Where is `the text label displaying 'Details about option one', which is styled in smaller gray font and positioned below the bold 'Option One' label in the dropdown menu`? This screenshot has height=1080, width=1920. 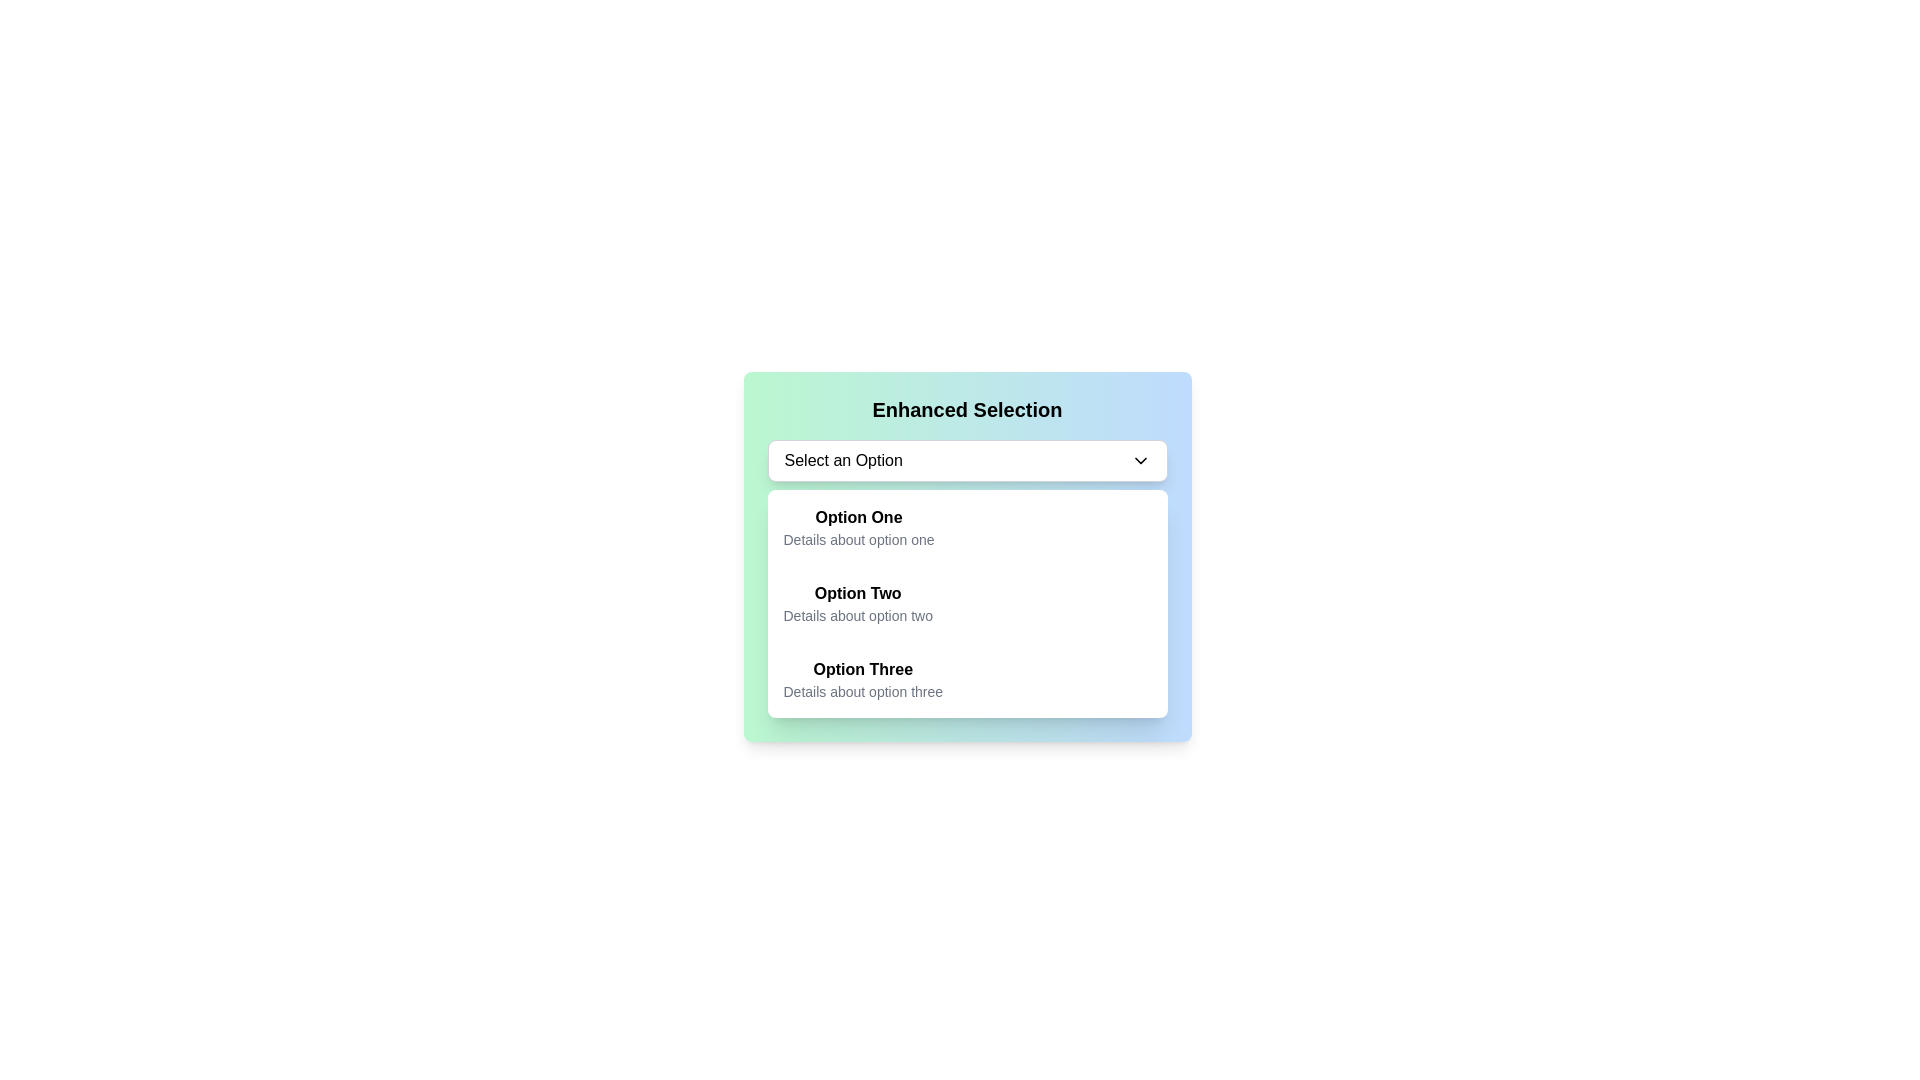 the text label displaying 'Details about option one', which is styled in smaller gray font and positioned below the bold 'Option One' label in the dropdown menu is located at coordinates (859, 540).